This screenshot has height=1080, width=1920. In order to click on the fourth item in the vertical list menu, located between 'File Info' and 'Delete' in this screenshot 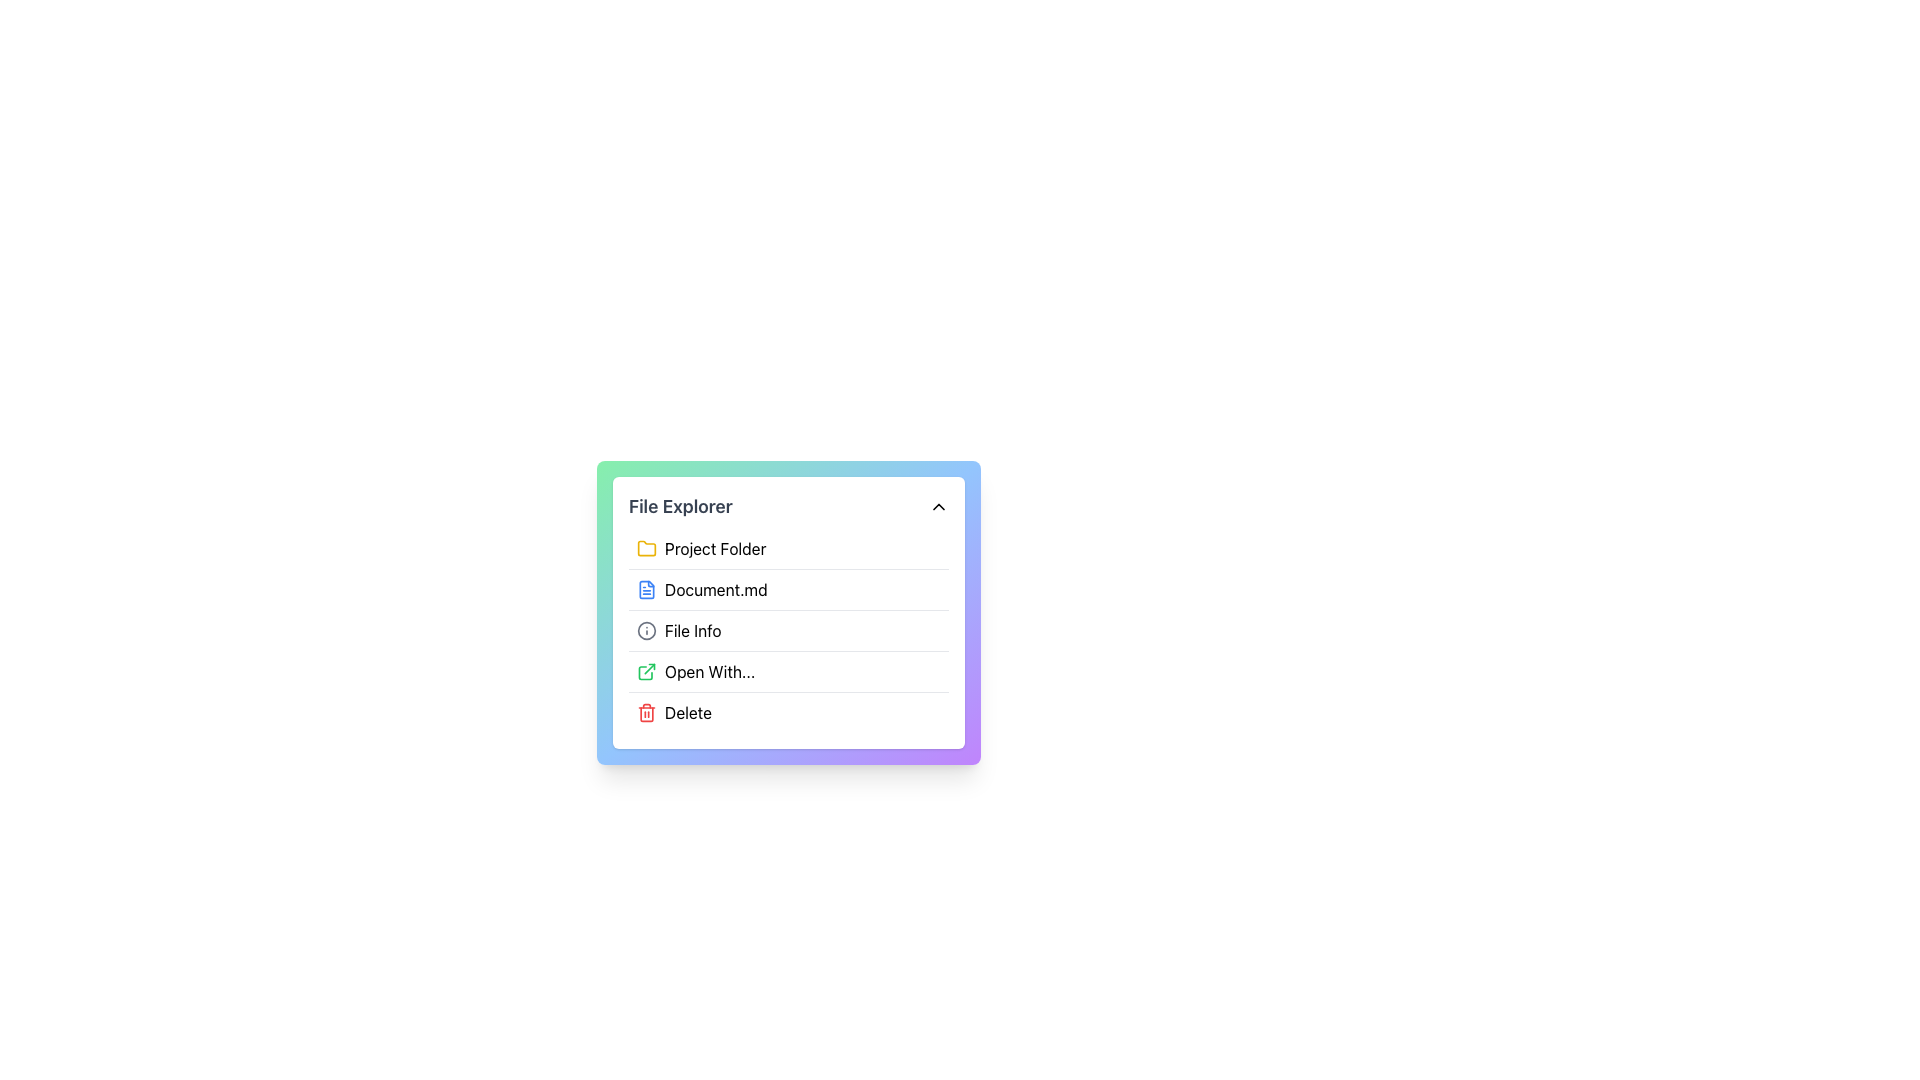, I will do `click(787, 671)`.